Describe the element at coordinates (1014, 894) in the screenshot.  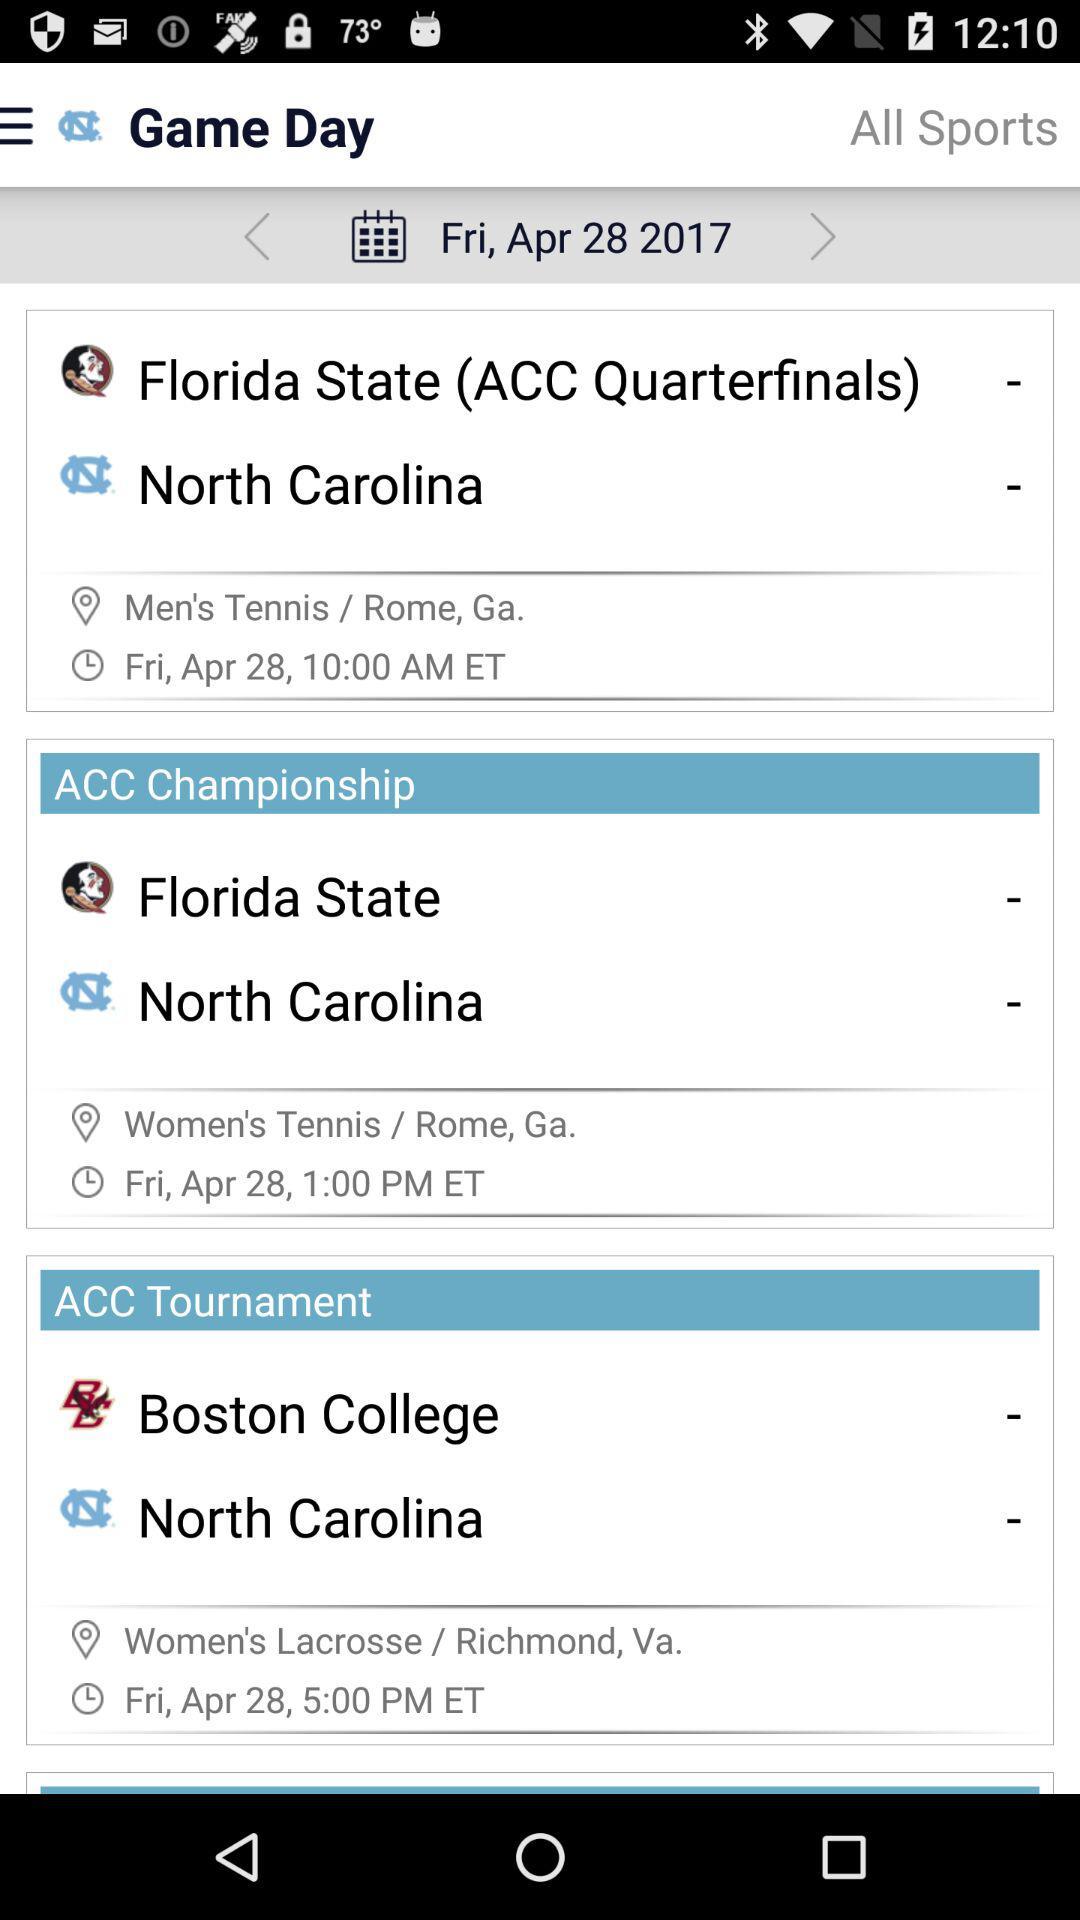
I see `the icon above - item` at that location.